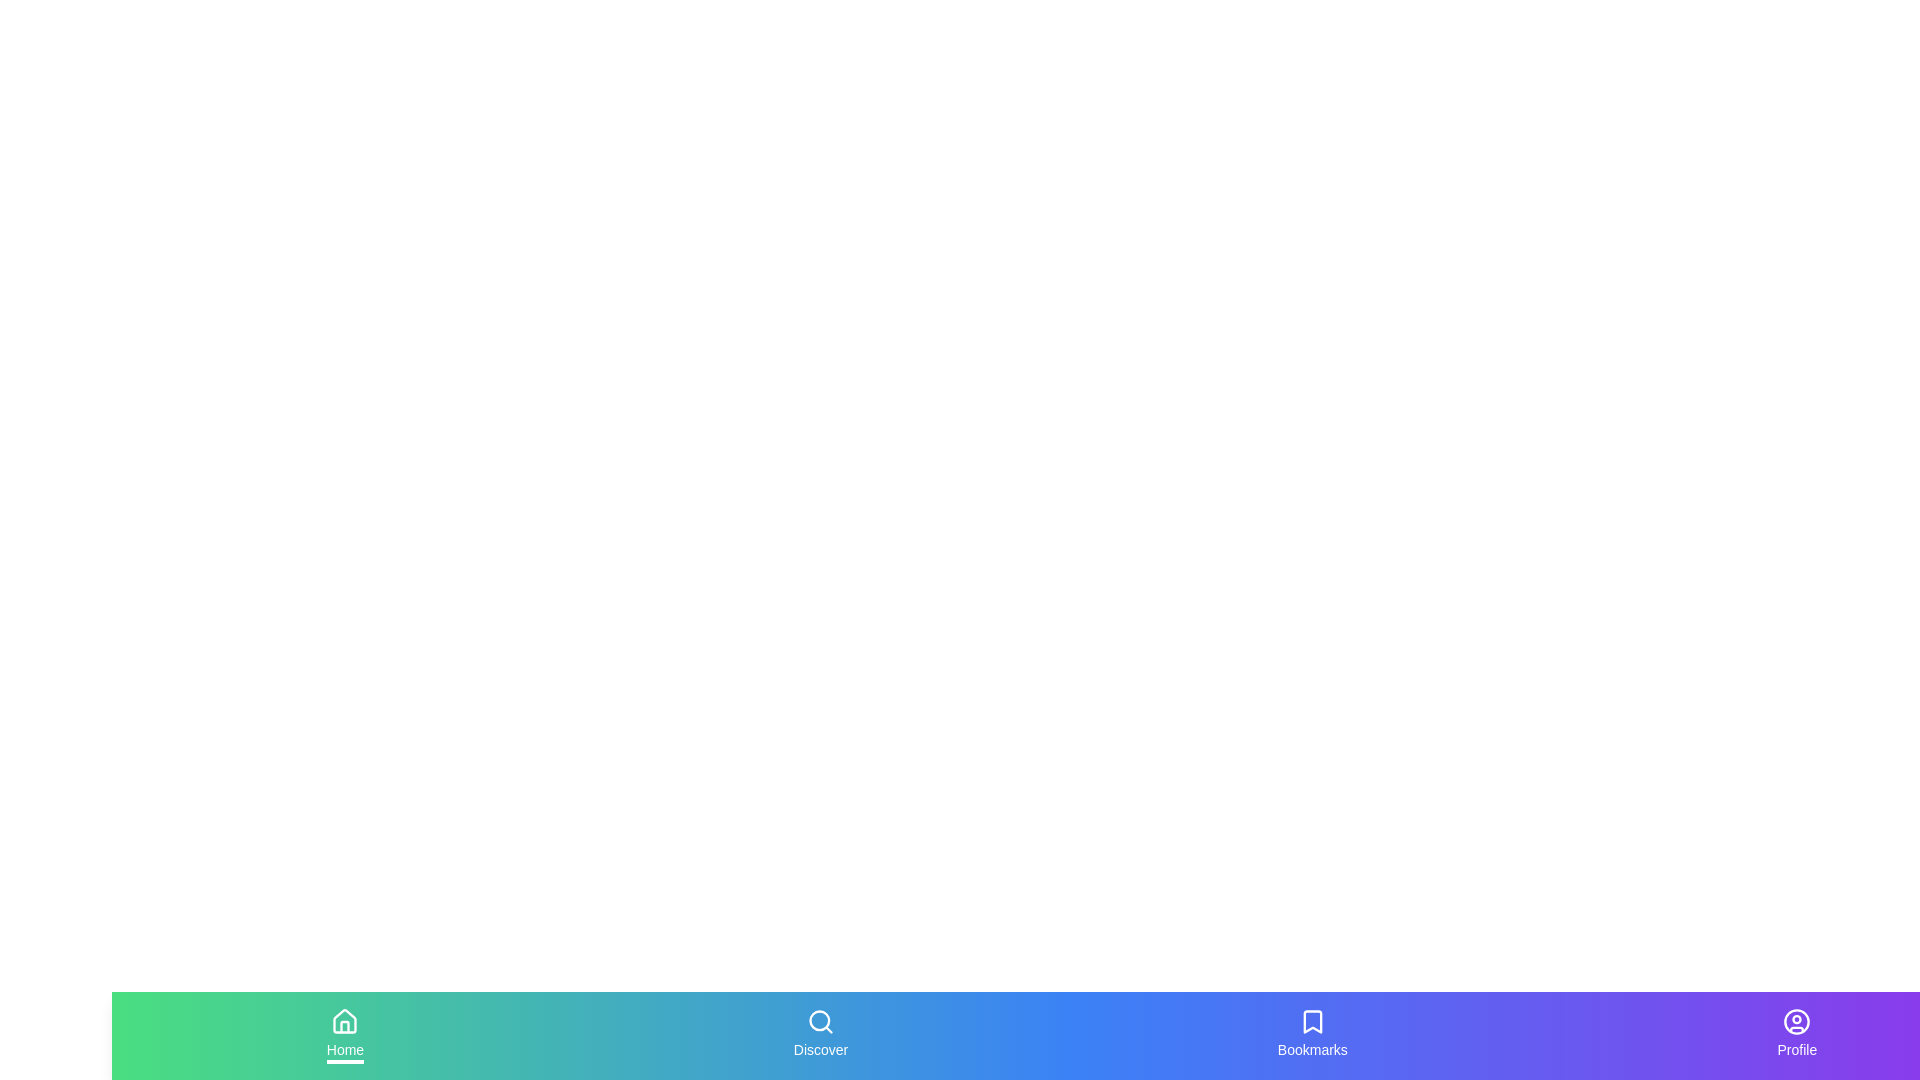 This screenshot has height=1080, width=1920. I want to click on the tab Home in the bottom navigation bar, so click(345, 1035).